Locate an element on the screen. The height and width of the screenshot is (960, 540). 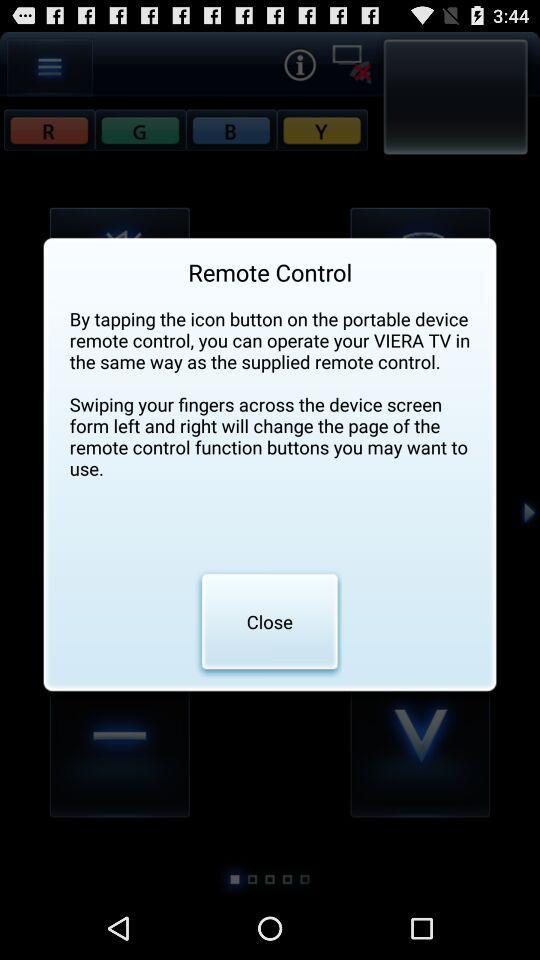
the info icon is located at coordinates (298, 68).